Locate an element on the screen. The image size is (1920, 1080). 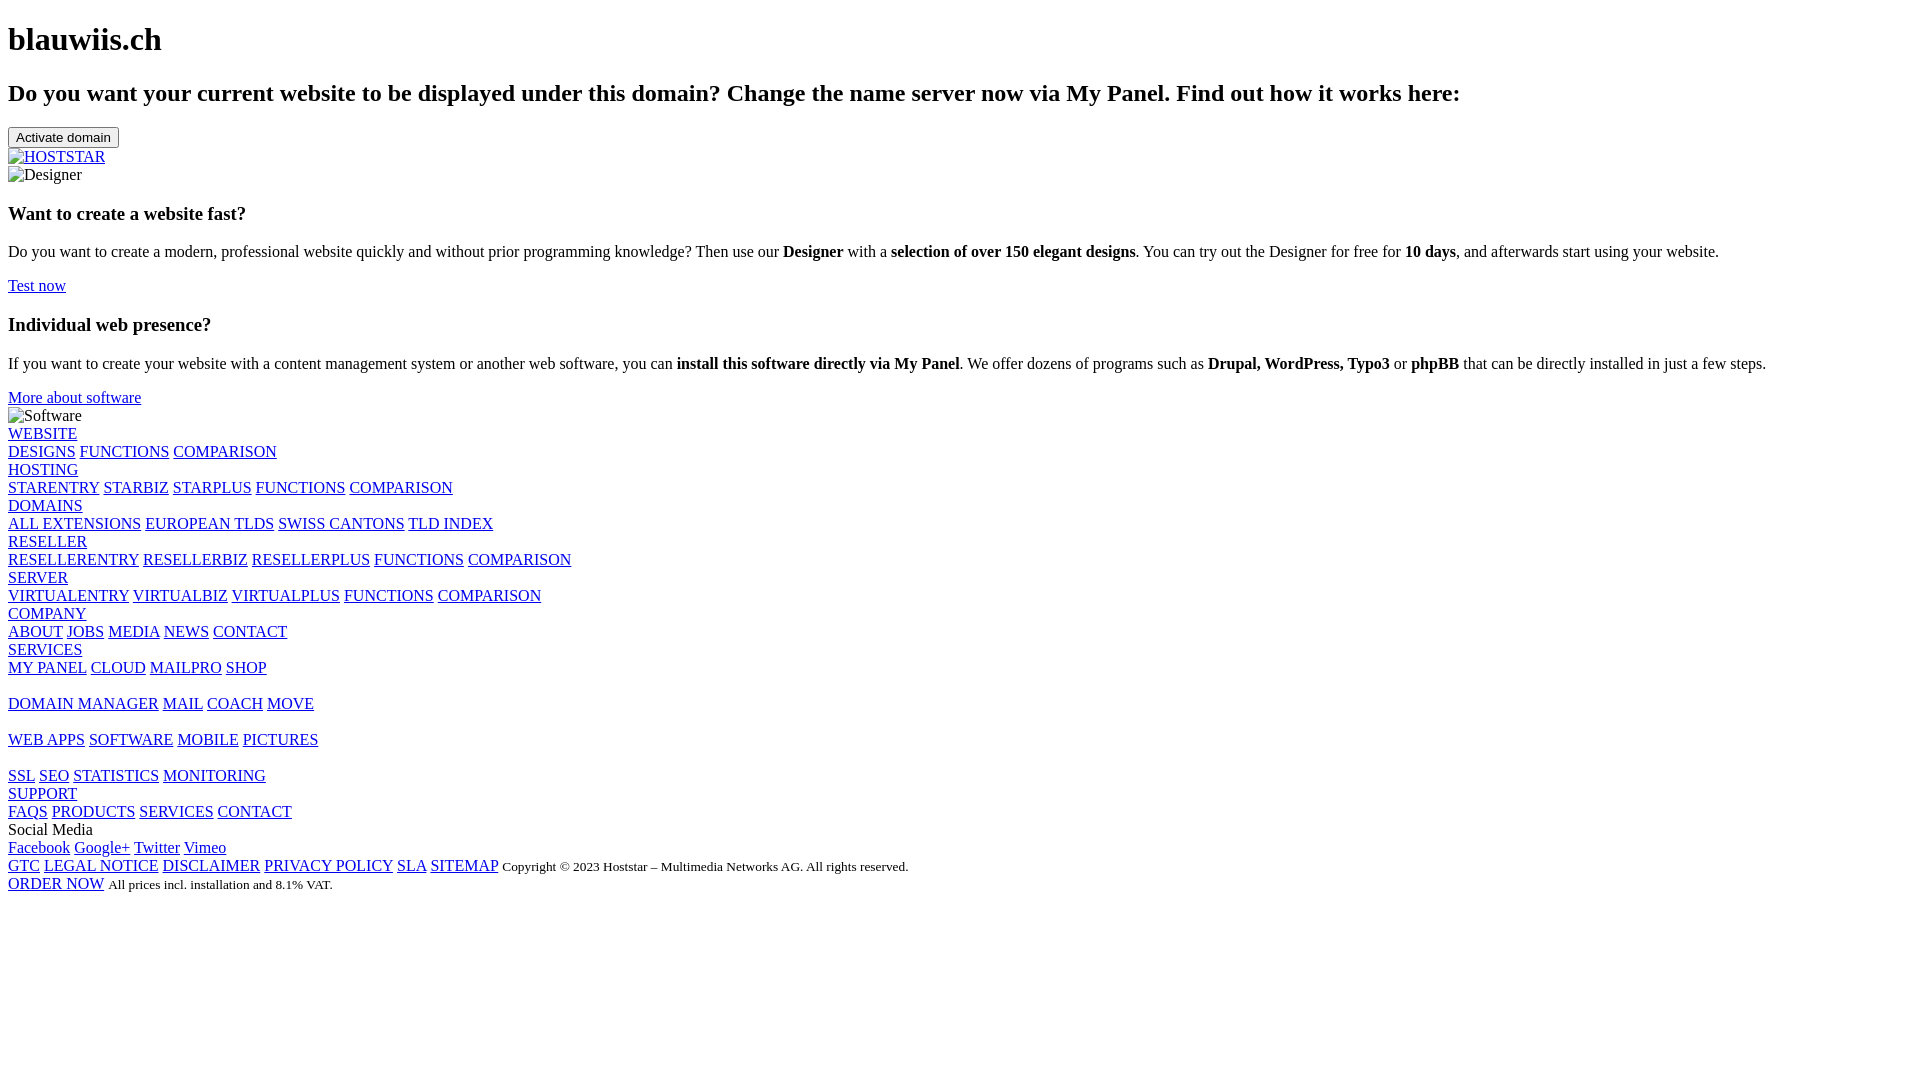
'SUPPORT' is located at coordinates (42, 792).